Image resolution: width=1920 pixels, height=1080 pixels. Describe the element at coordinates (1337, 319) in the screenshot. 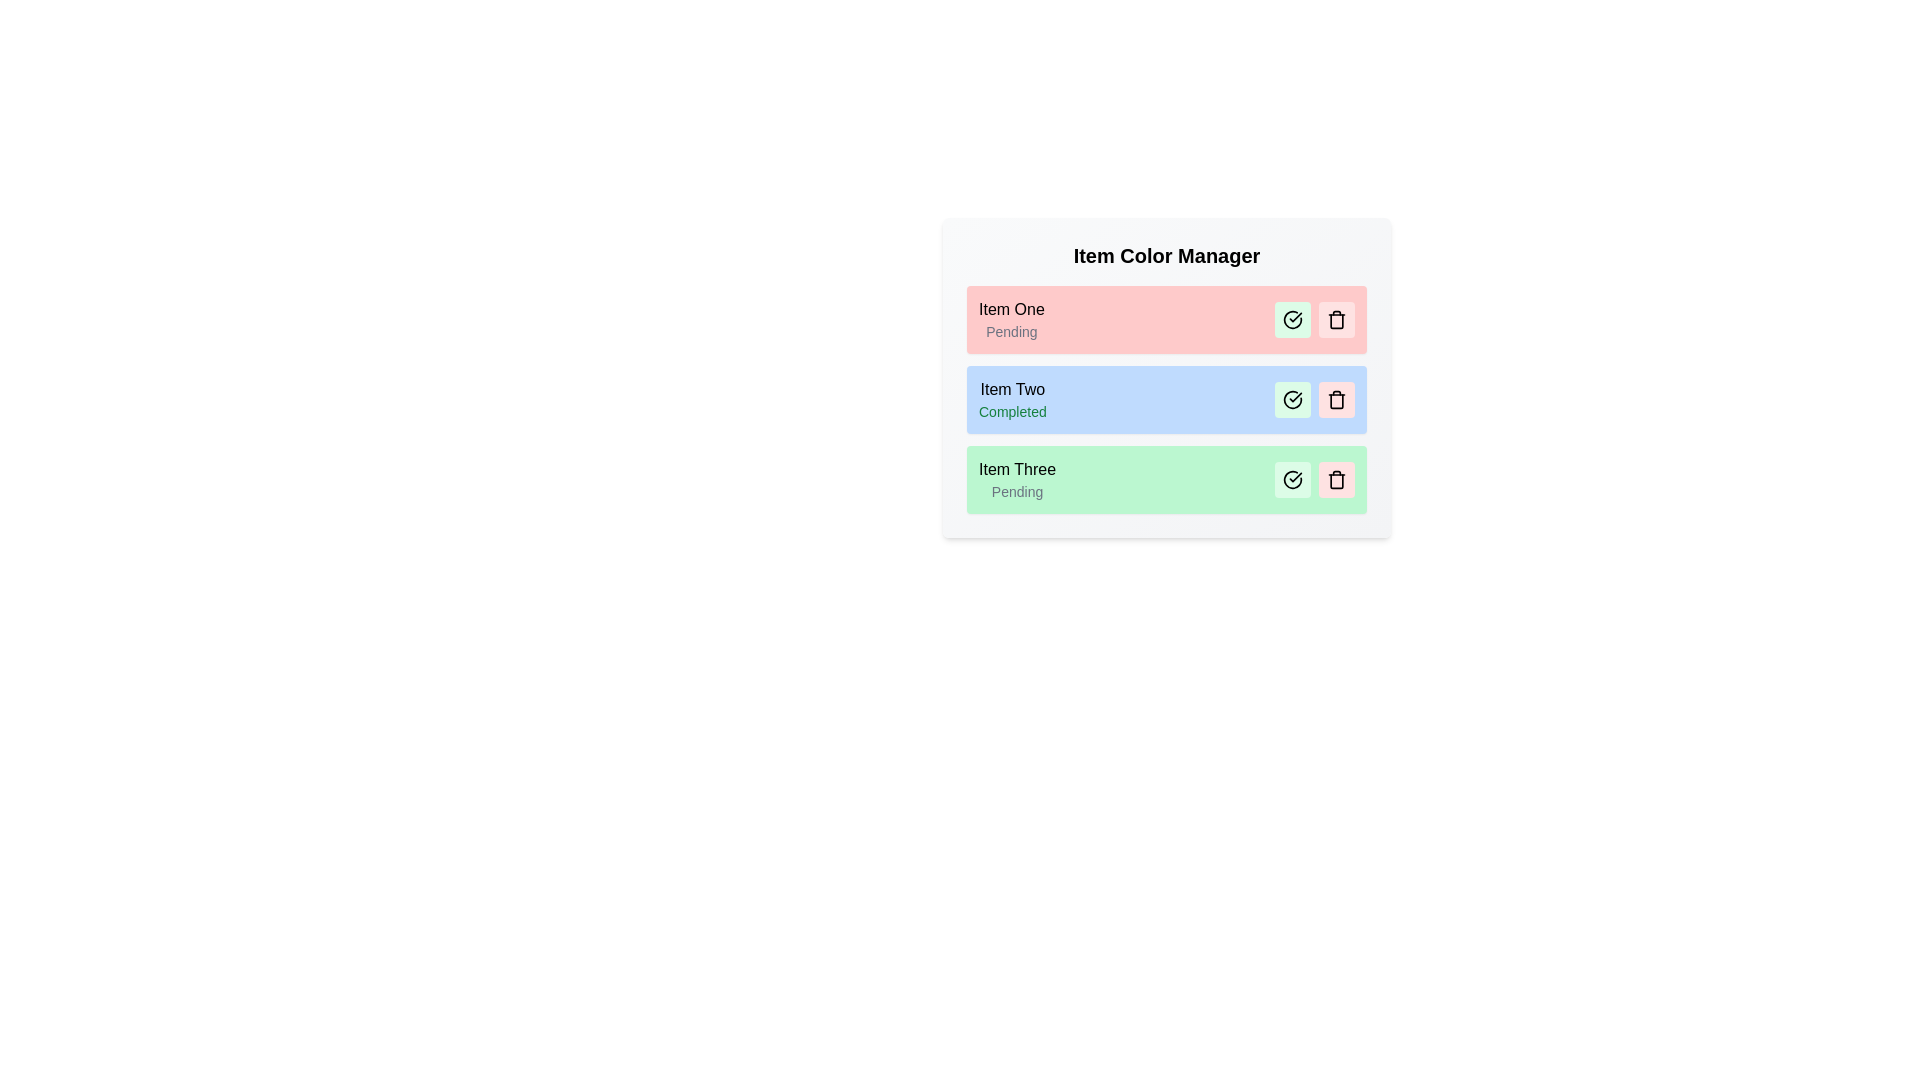

I see `the delete button for the item Item One` at that location.